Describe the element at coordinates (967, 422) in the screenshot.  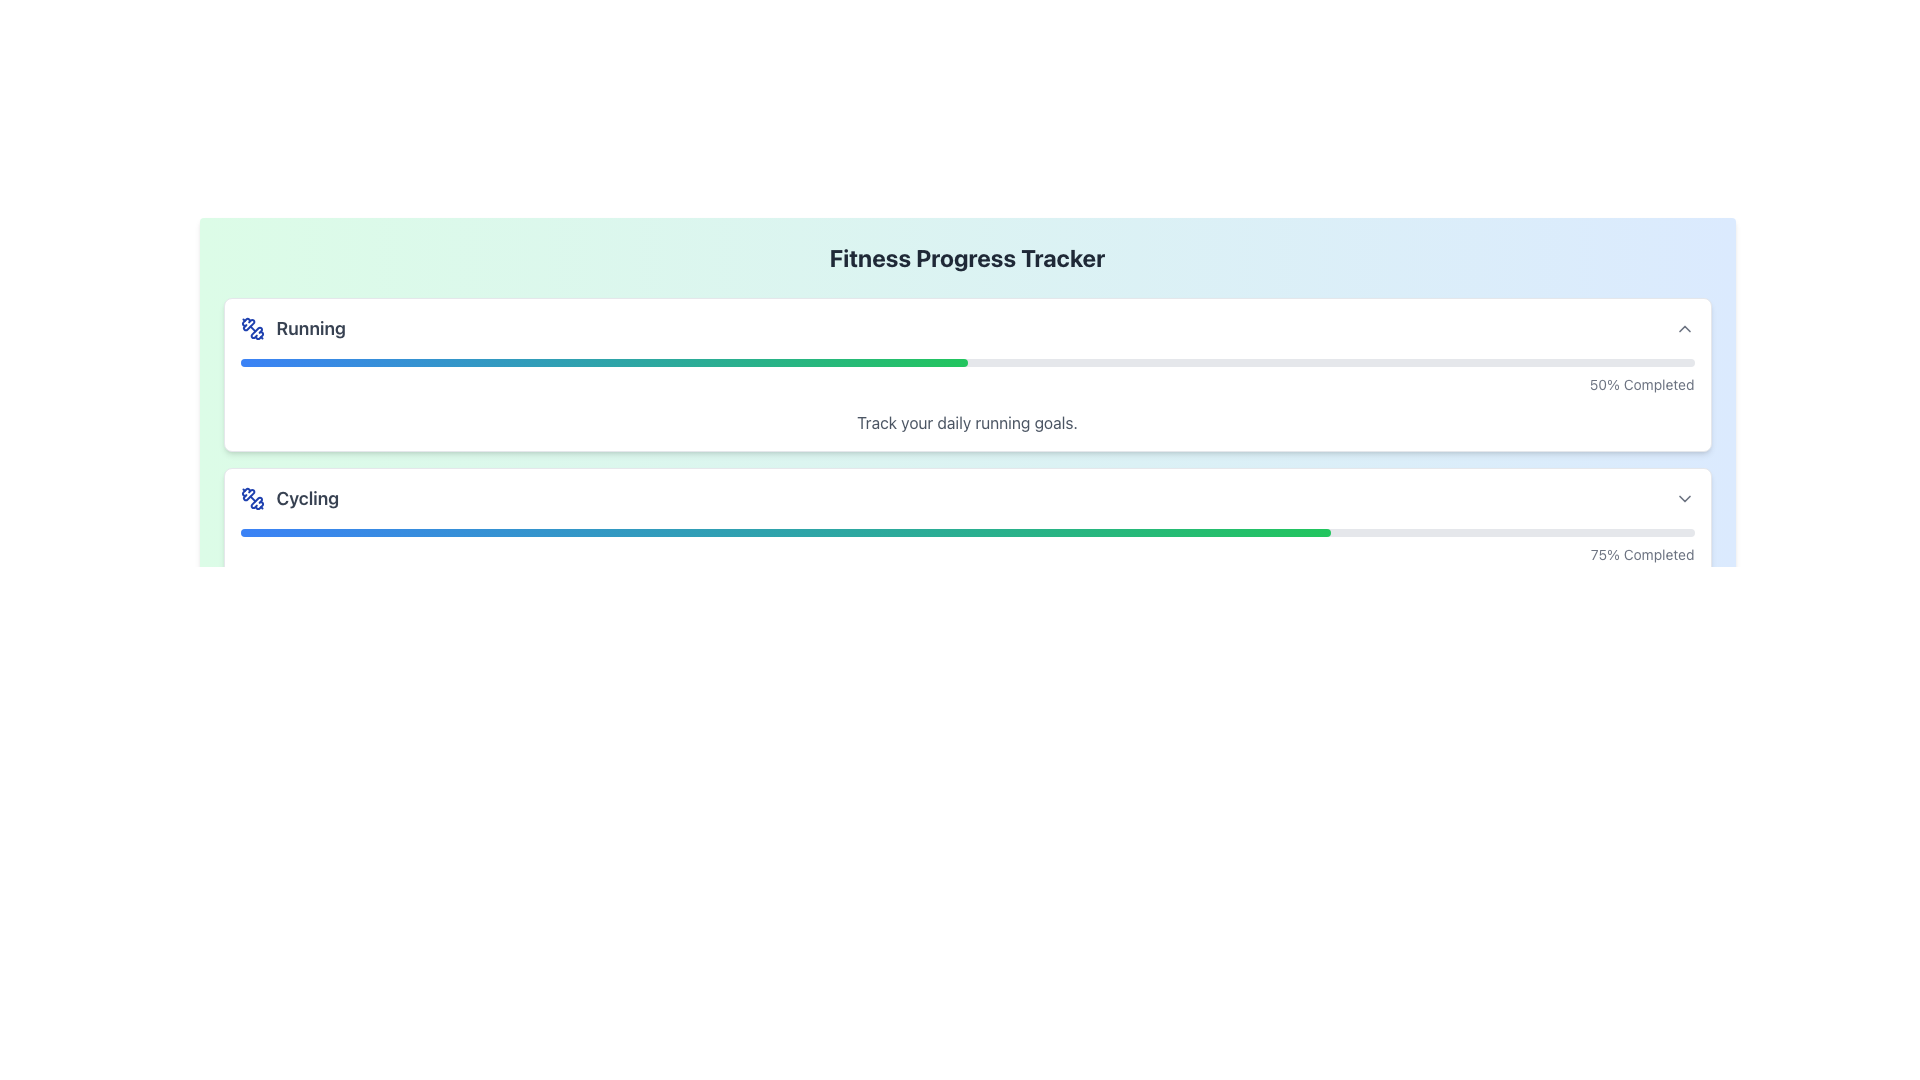
I see `static text element that displays 'Track your daily running goals.' located below the progress bar in the 'Running' section of the application layout` at that location.